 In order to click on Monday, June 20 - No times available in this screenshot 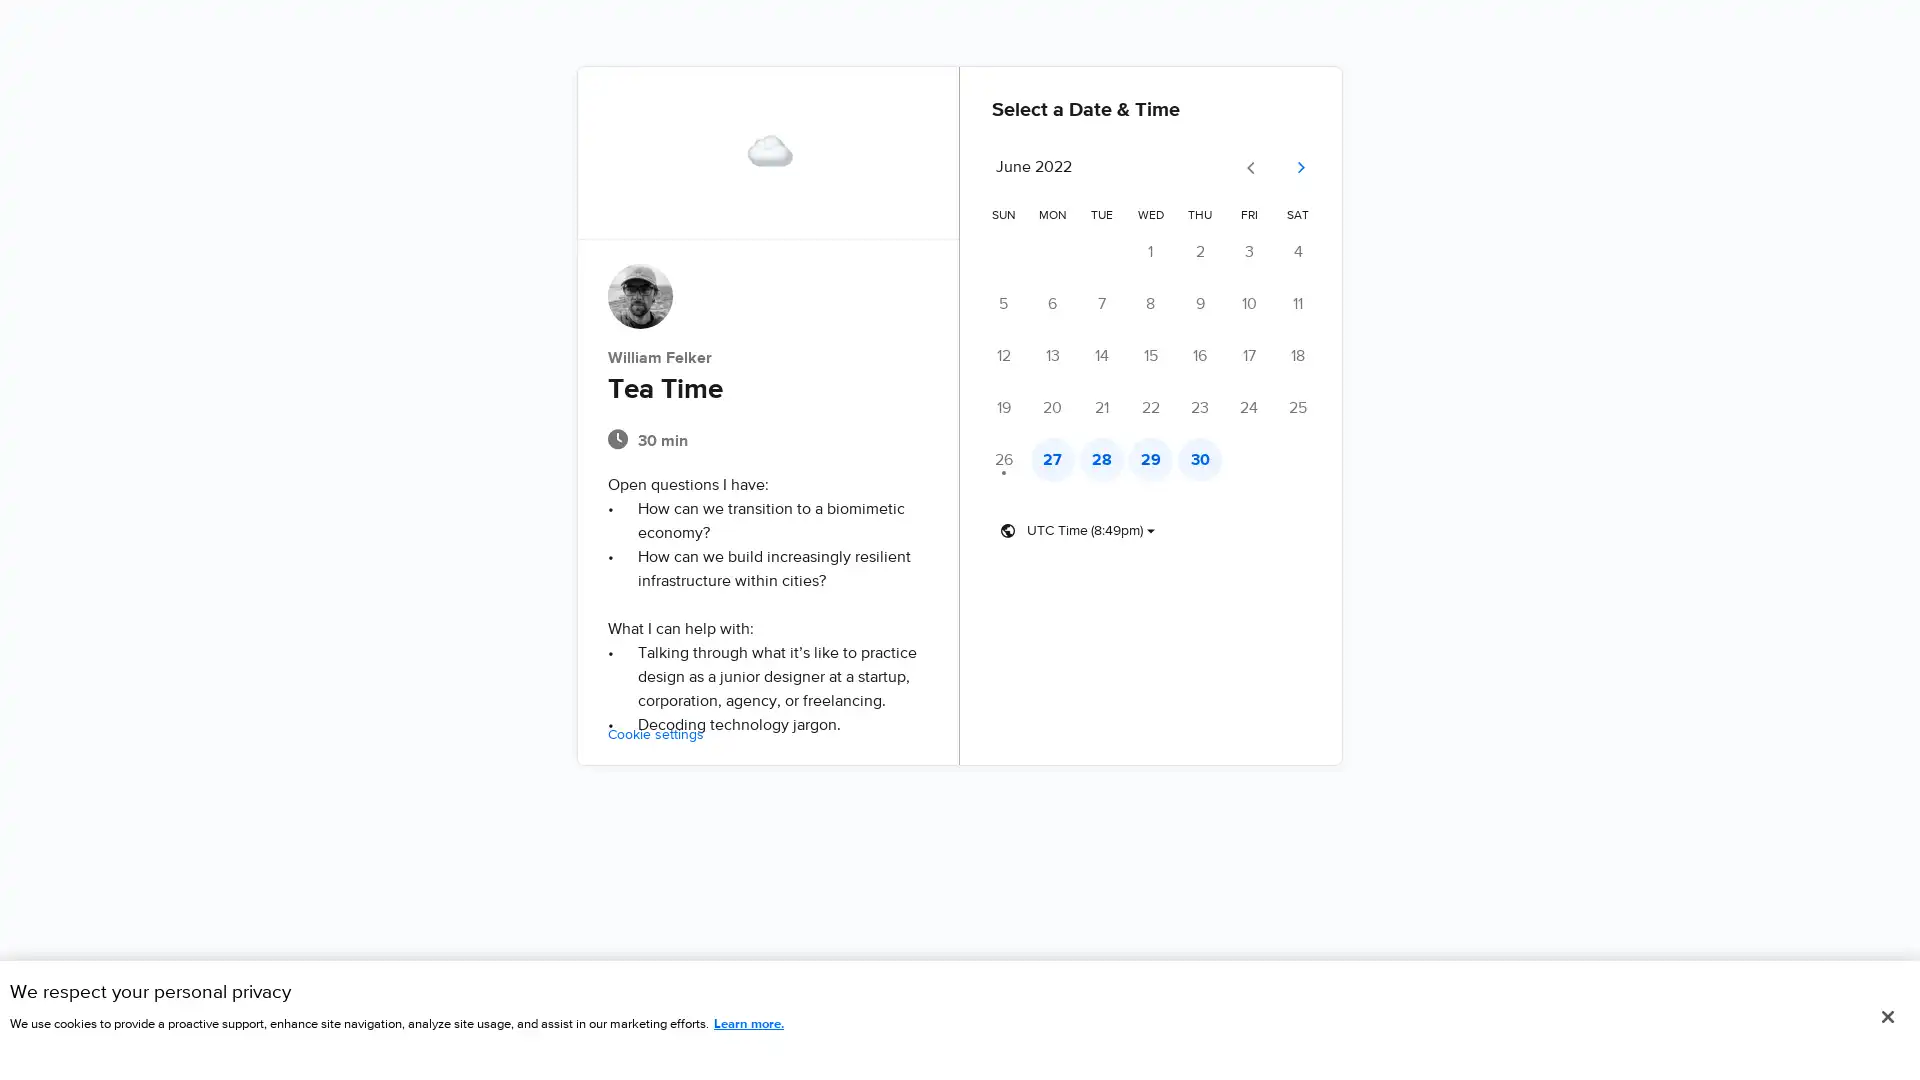, I will do `click(1055, 407)`.